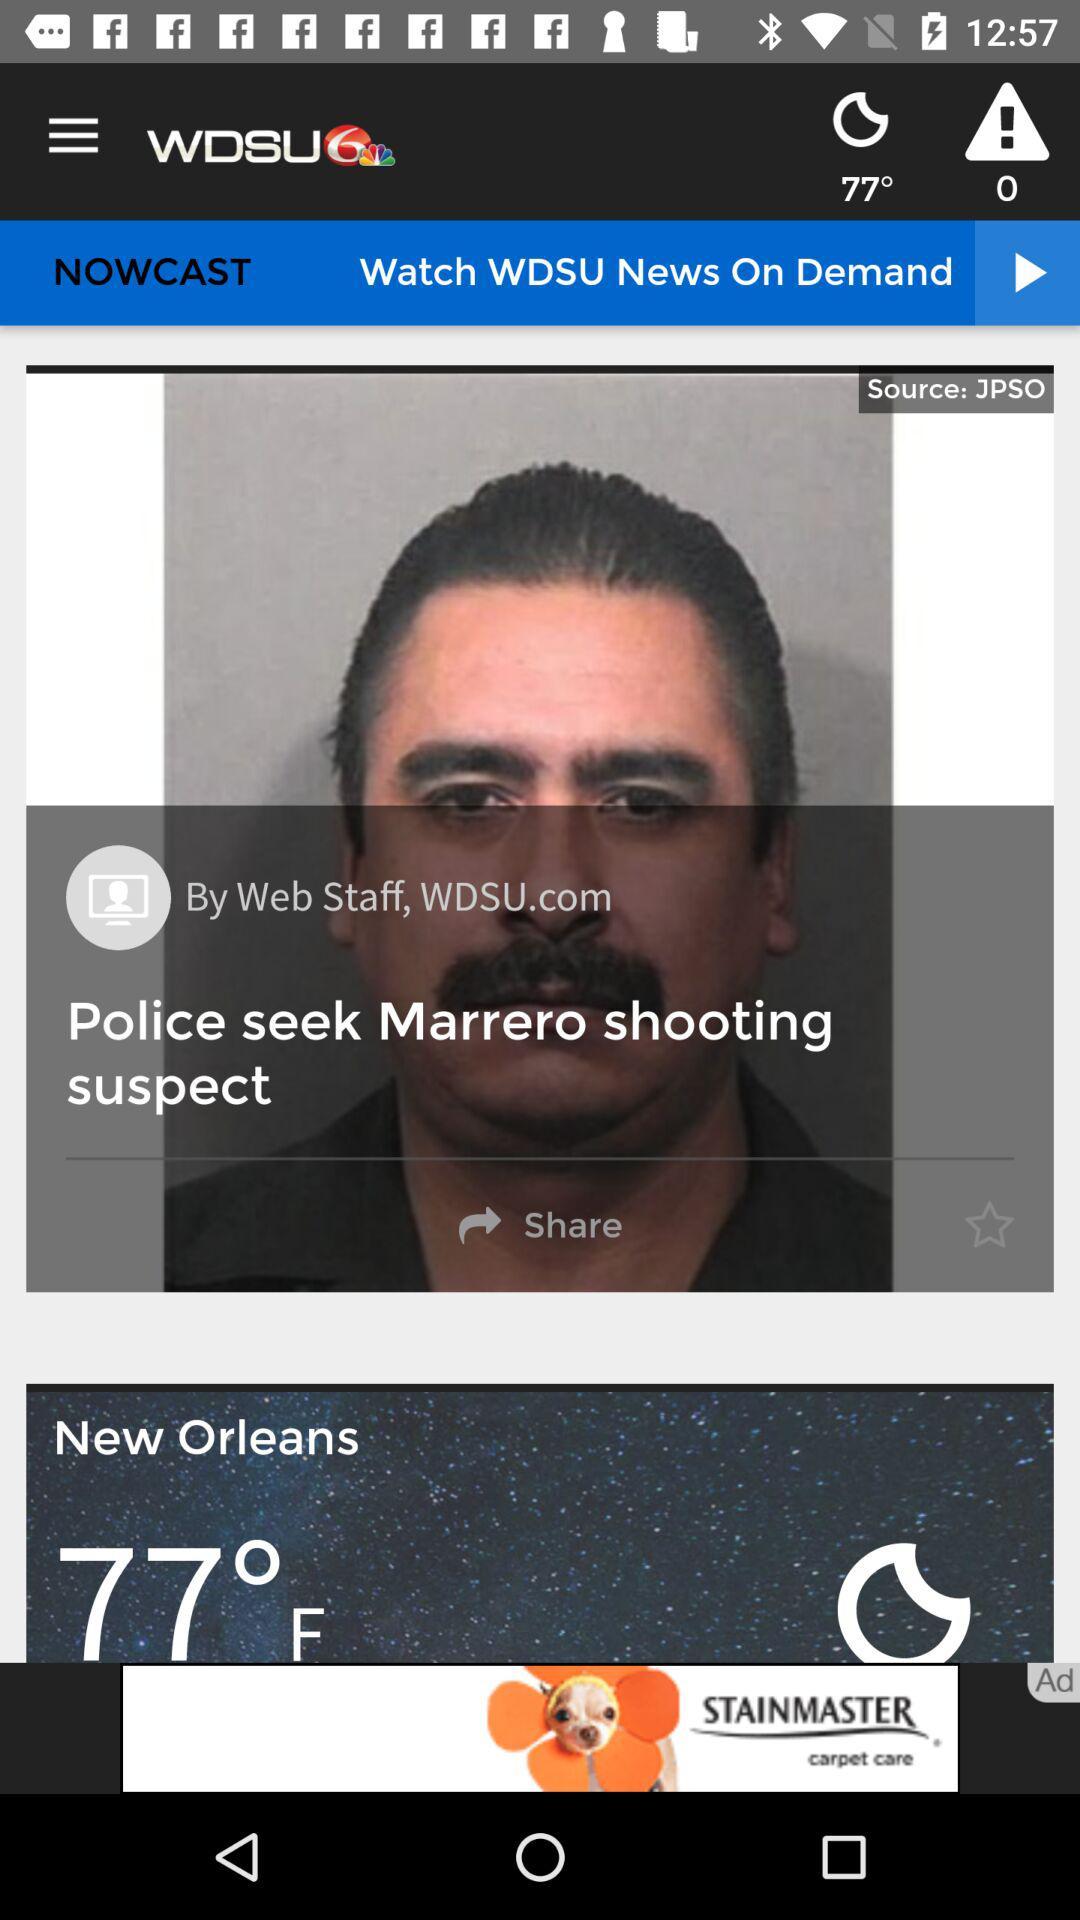 This screenshot has height=1920, width=1080. Describe the element at coordinates (540, 1727) in the screenshot. I see `open the advertisement link` at that location.